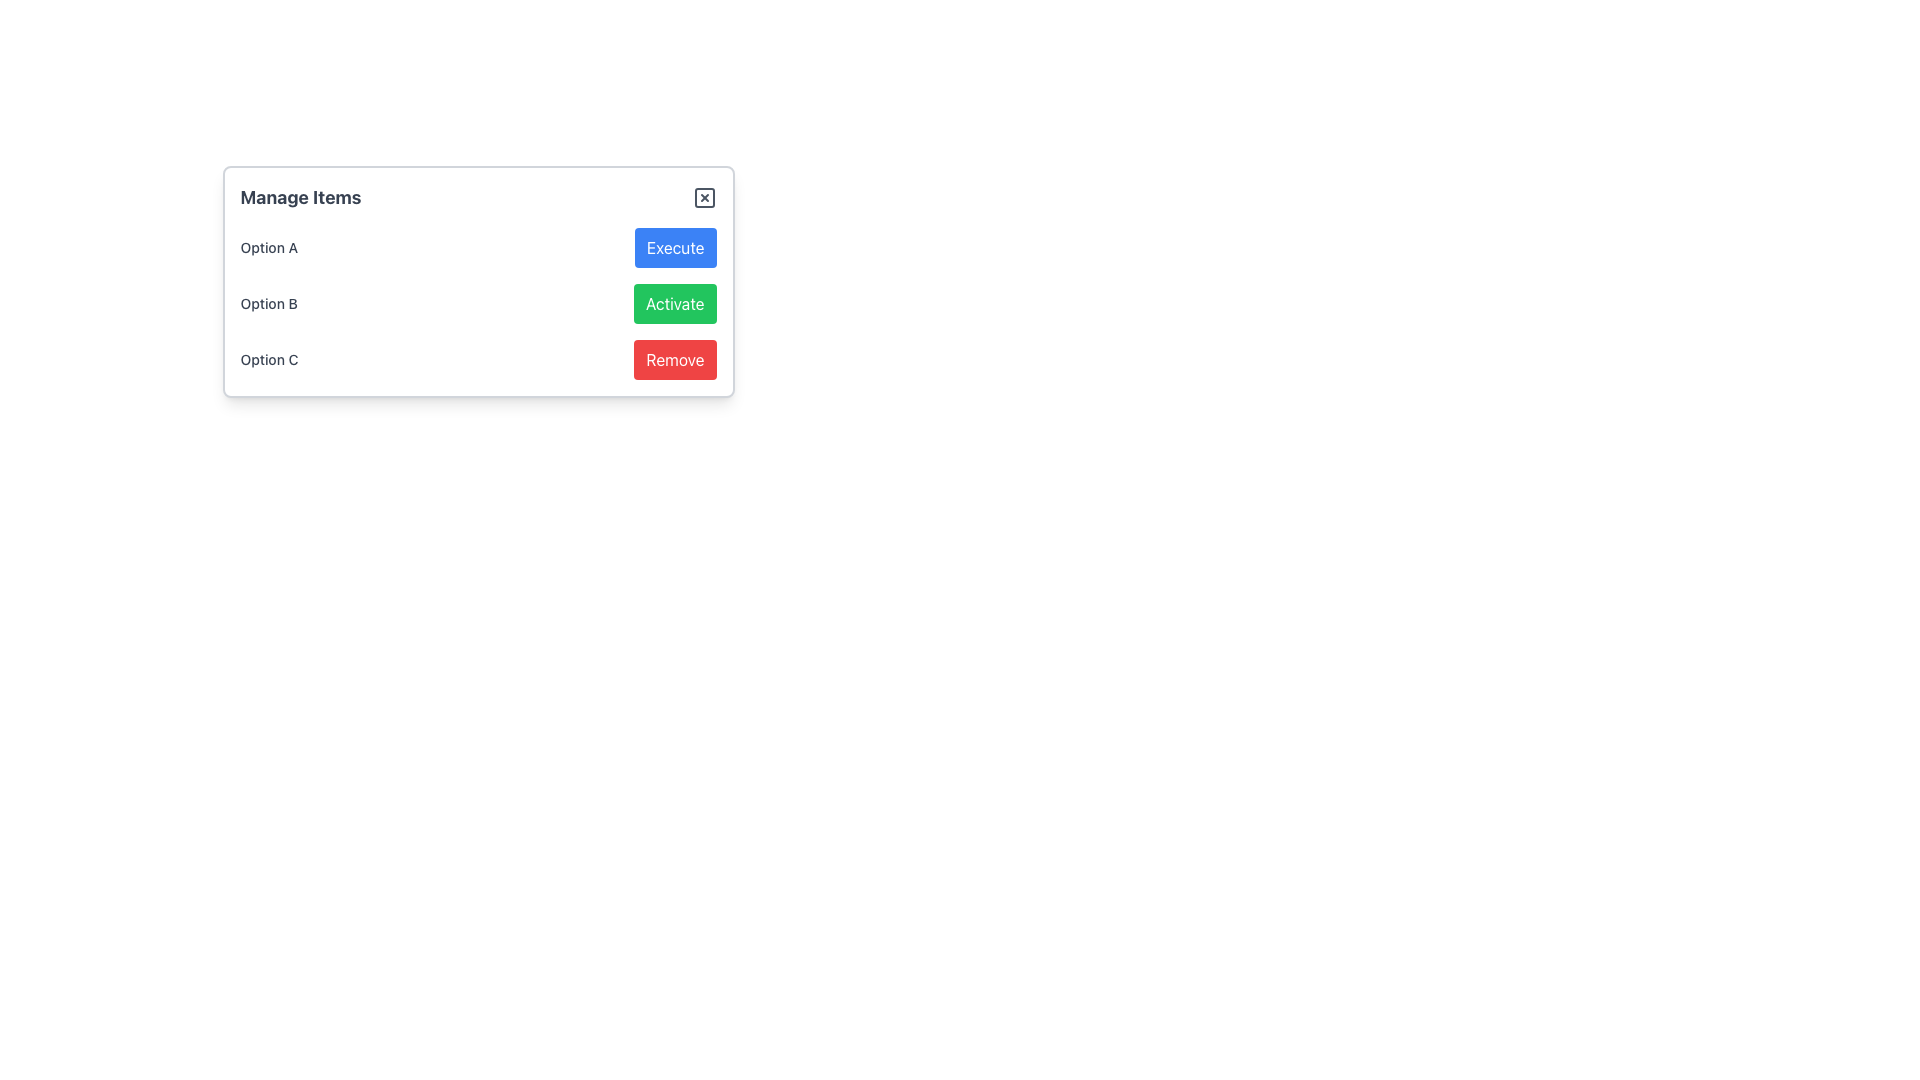 The width and height of the screenshot is (1920, 1080). I want to click on the button, so click(675, 304).